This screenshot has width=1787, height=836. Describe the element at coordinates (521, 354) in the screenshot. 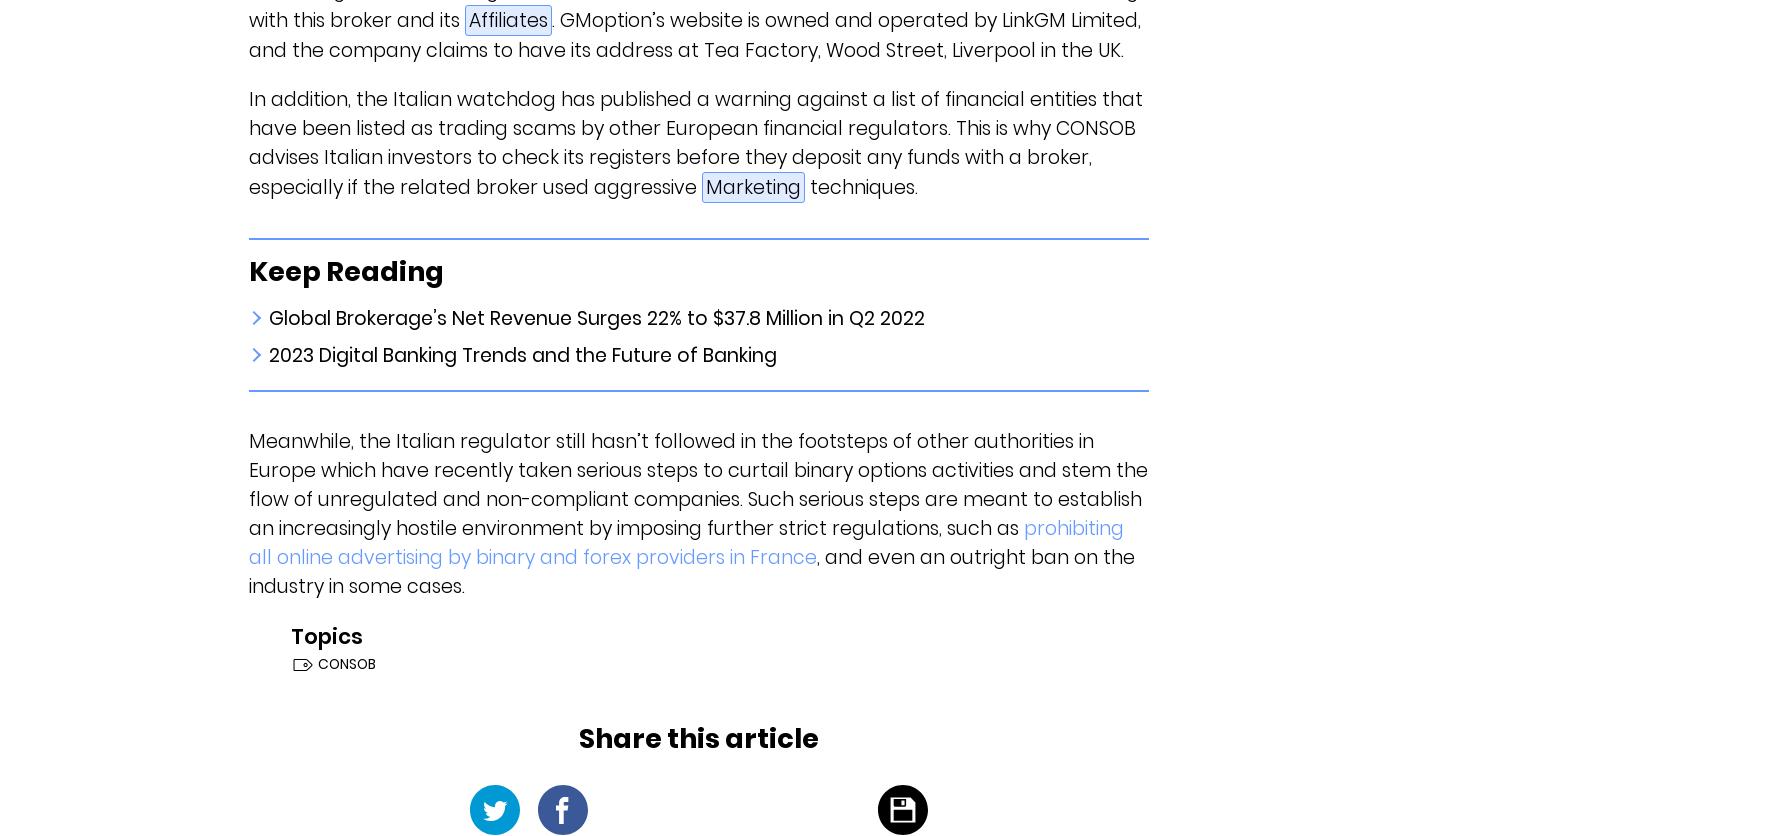

I see `'2023 Digital Banking Trends and the Future of Banking'` at that location.